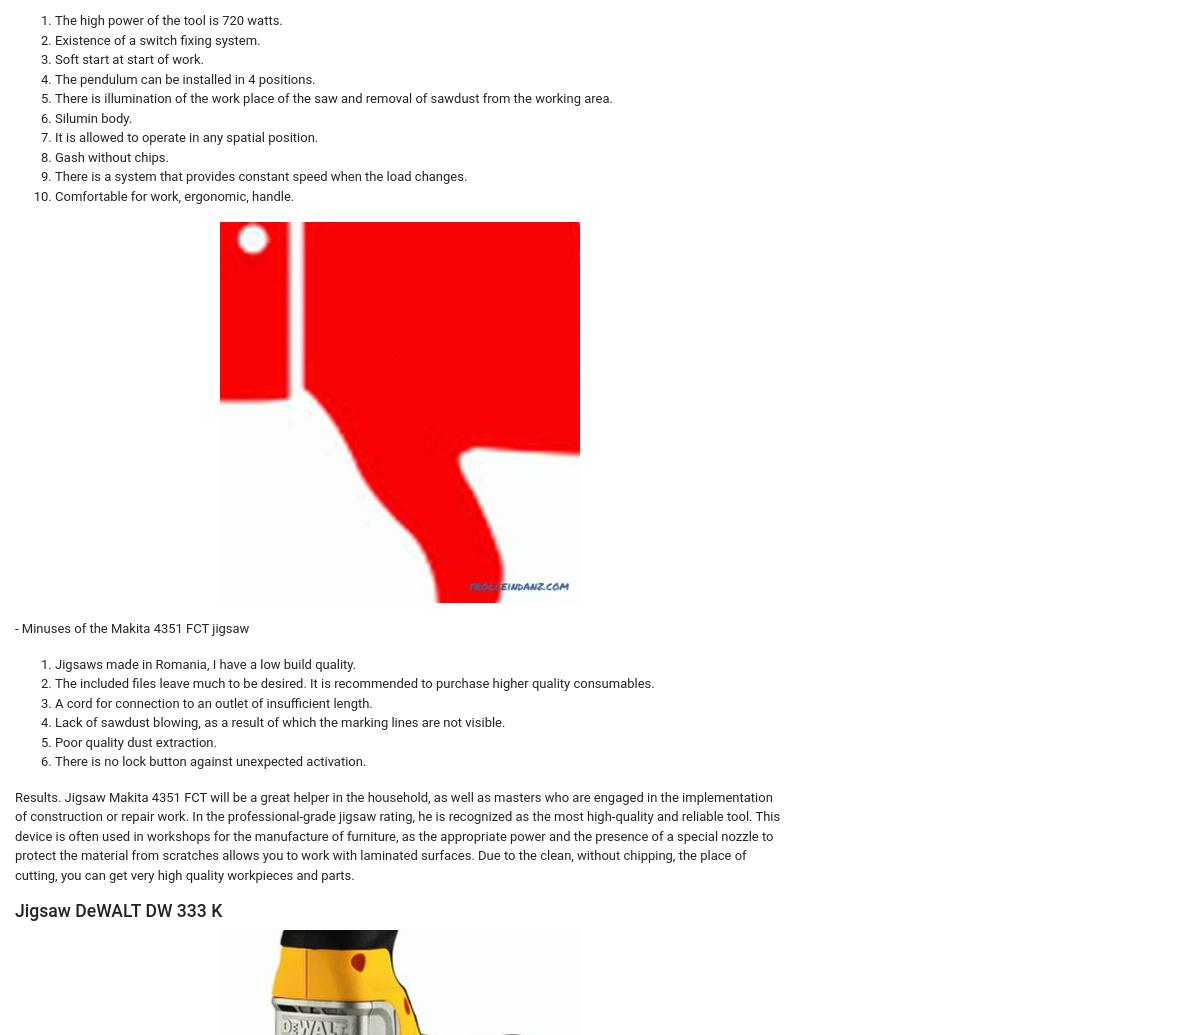 This screenshot has width=1200, height=1035. I want to click on 'Jigsaws made in Romania, I have a low build quality.', so click(54, 662).